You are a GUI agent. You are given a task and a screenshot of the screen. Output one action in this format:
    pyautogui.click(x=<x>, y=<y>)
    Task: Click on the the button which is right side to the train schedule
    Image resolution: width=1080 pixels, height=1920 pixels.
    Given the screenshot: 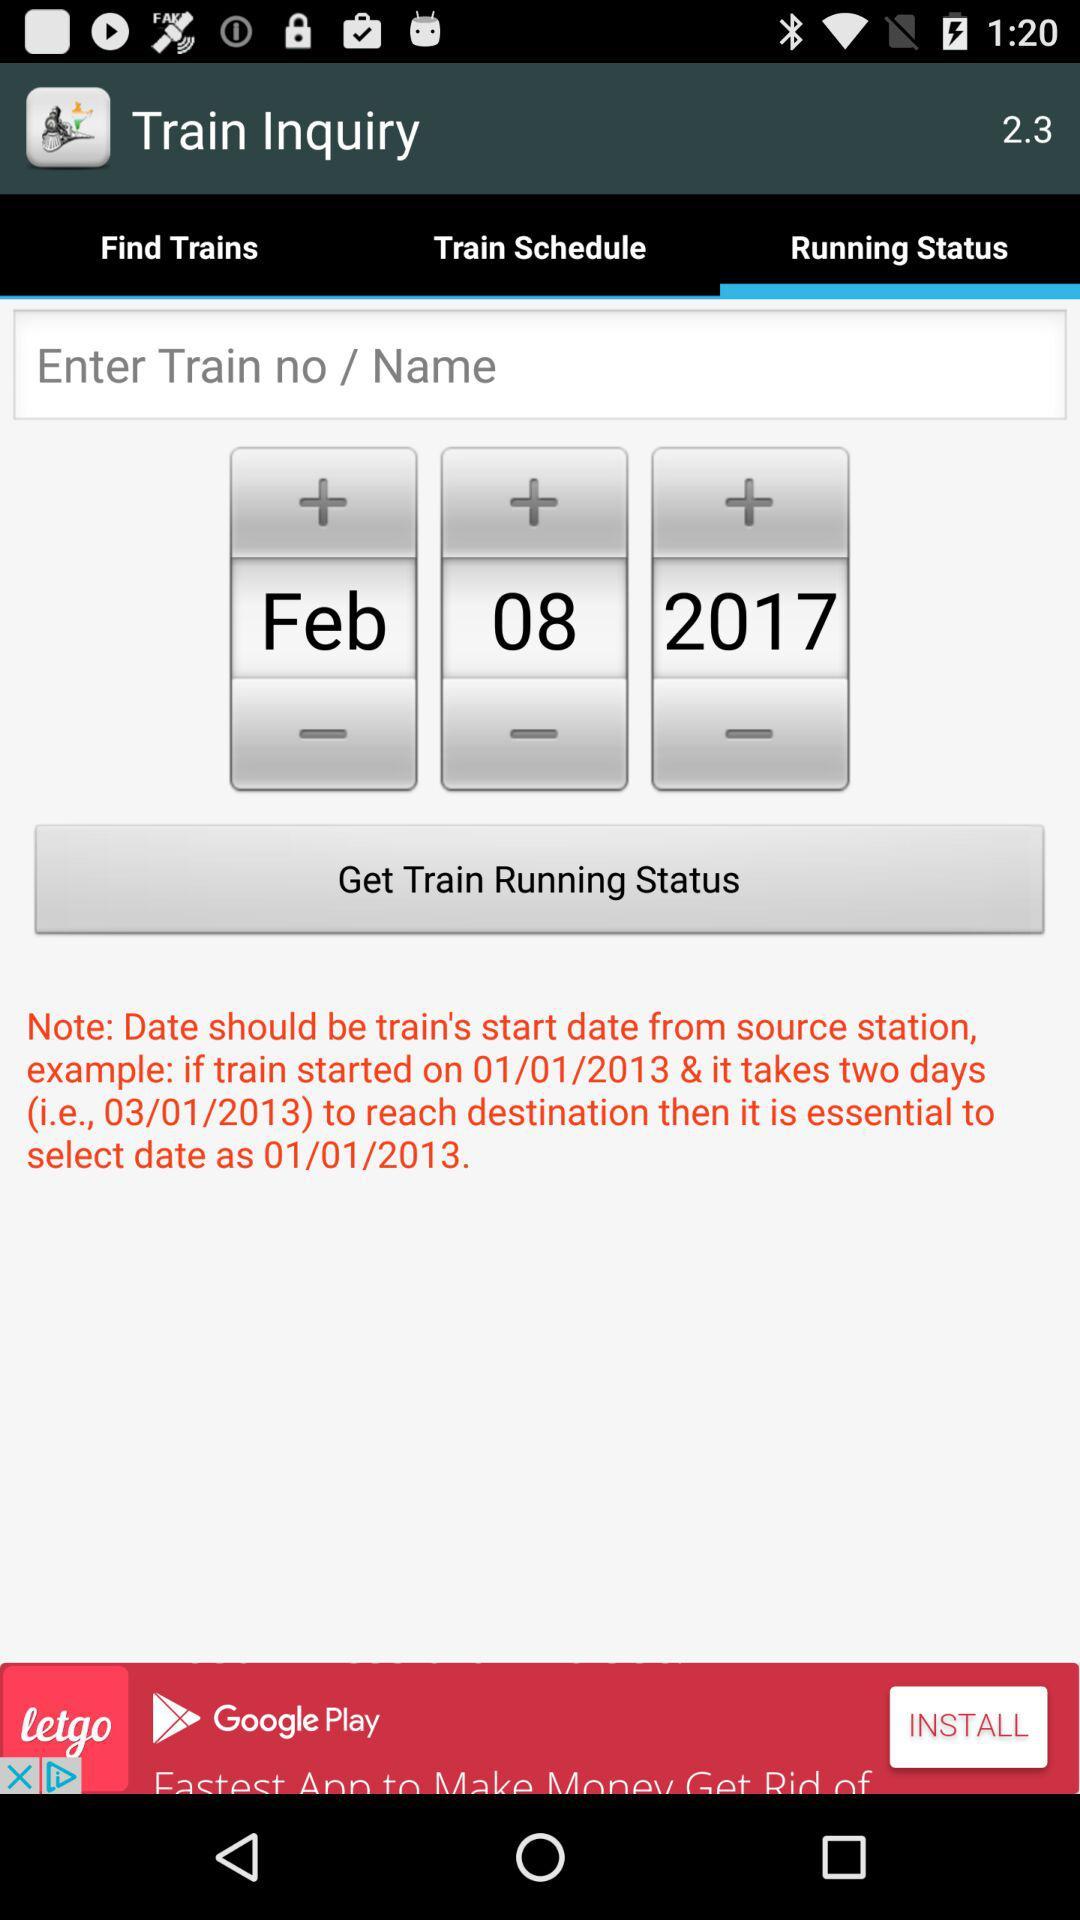 What is the action you would take?
    pyautogui.click(x=898, y=245)
    